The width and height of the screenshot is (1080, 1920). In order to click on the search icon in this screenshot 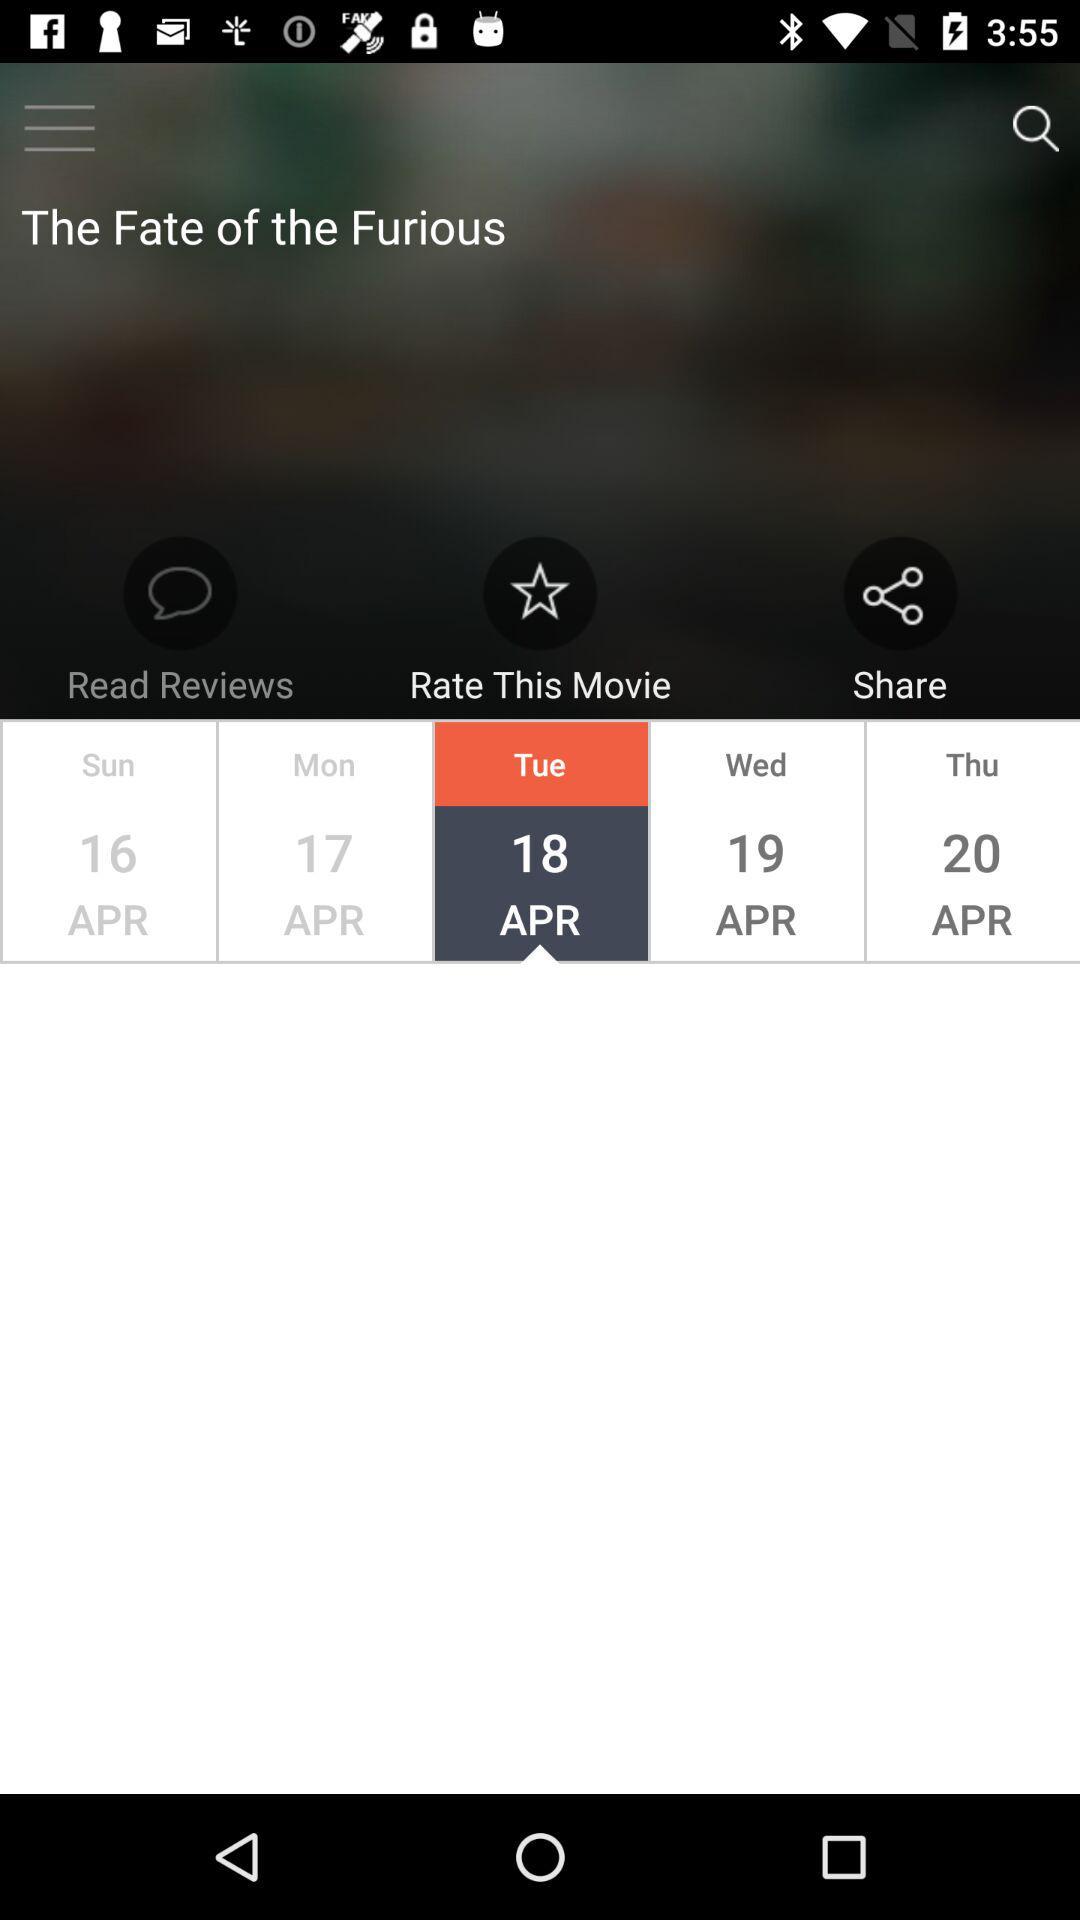, I will do `click(1035, 127)`.